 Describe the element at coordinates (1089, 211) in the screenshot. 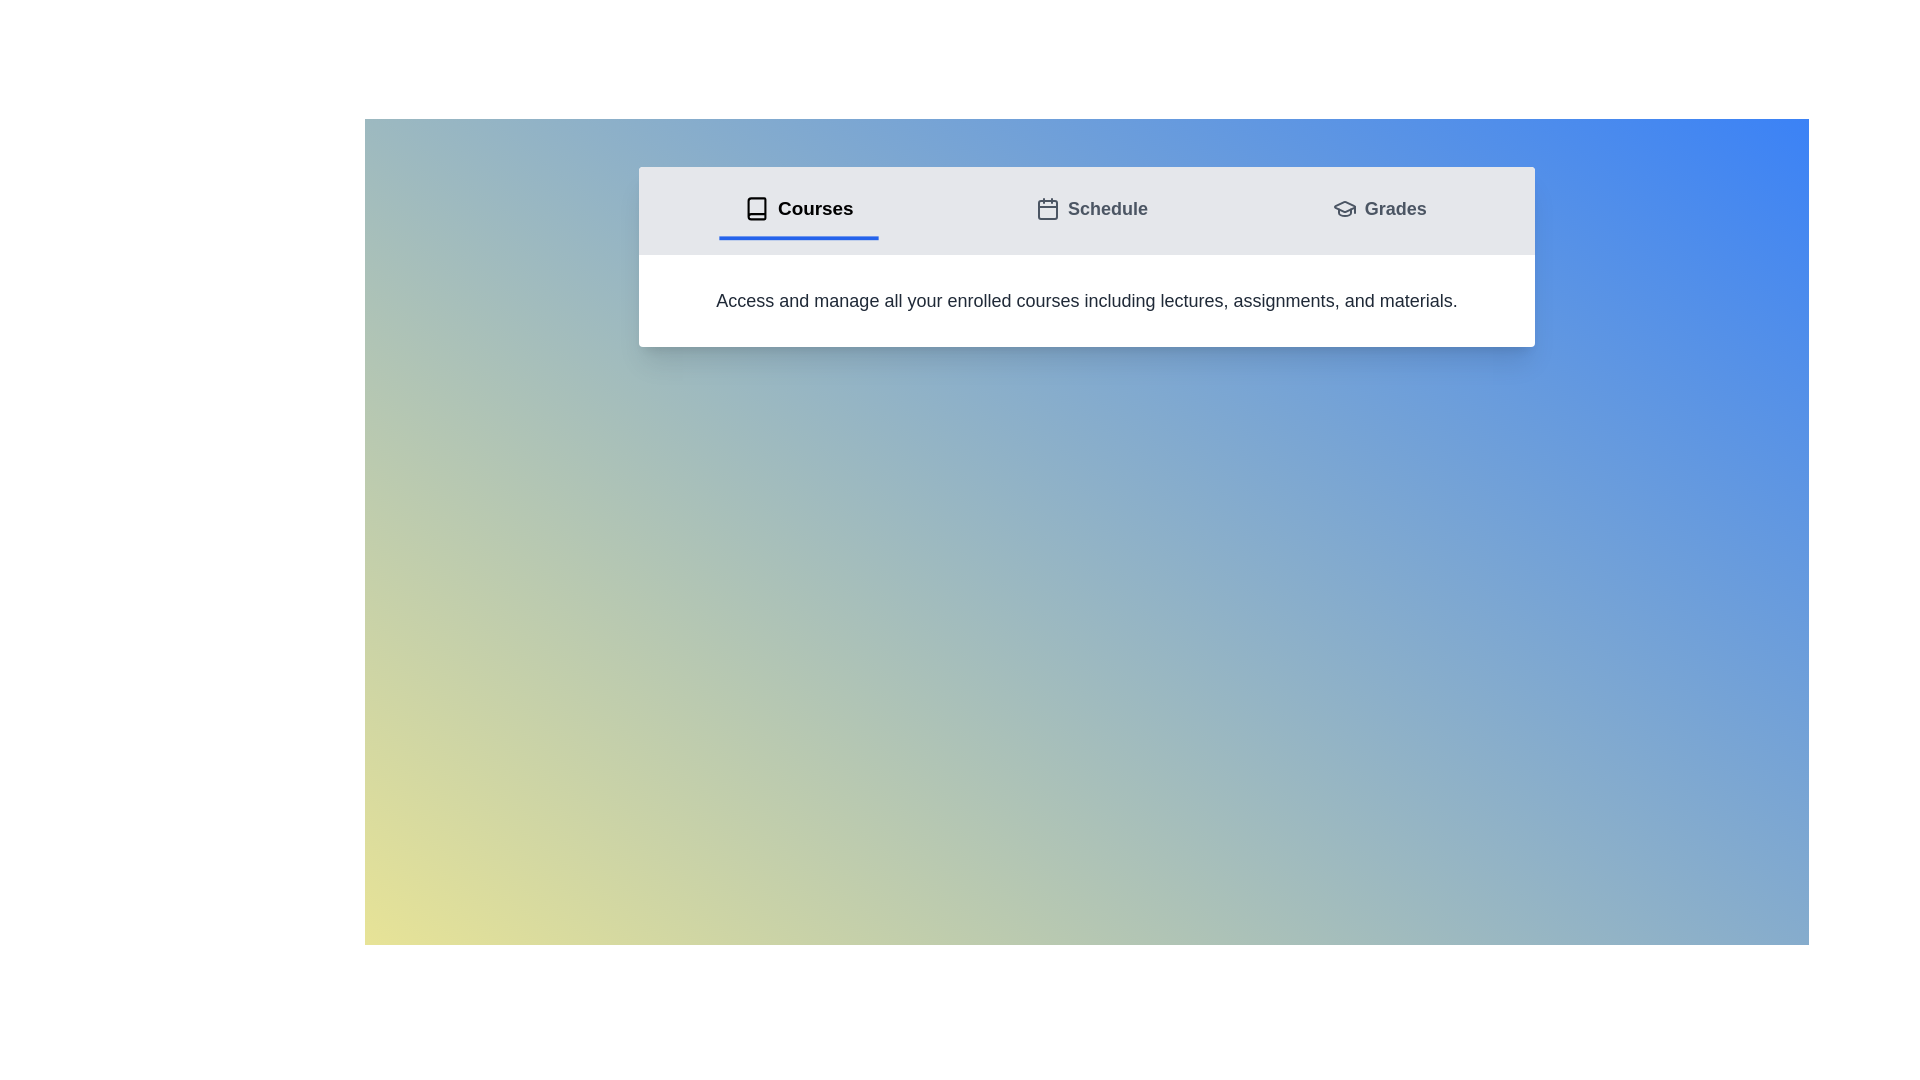

I see `the tab labeled Schedule to display its content` at that location.